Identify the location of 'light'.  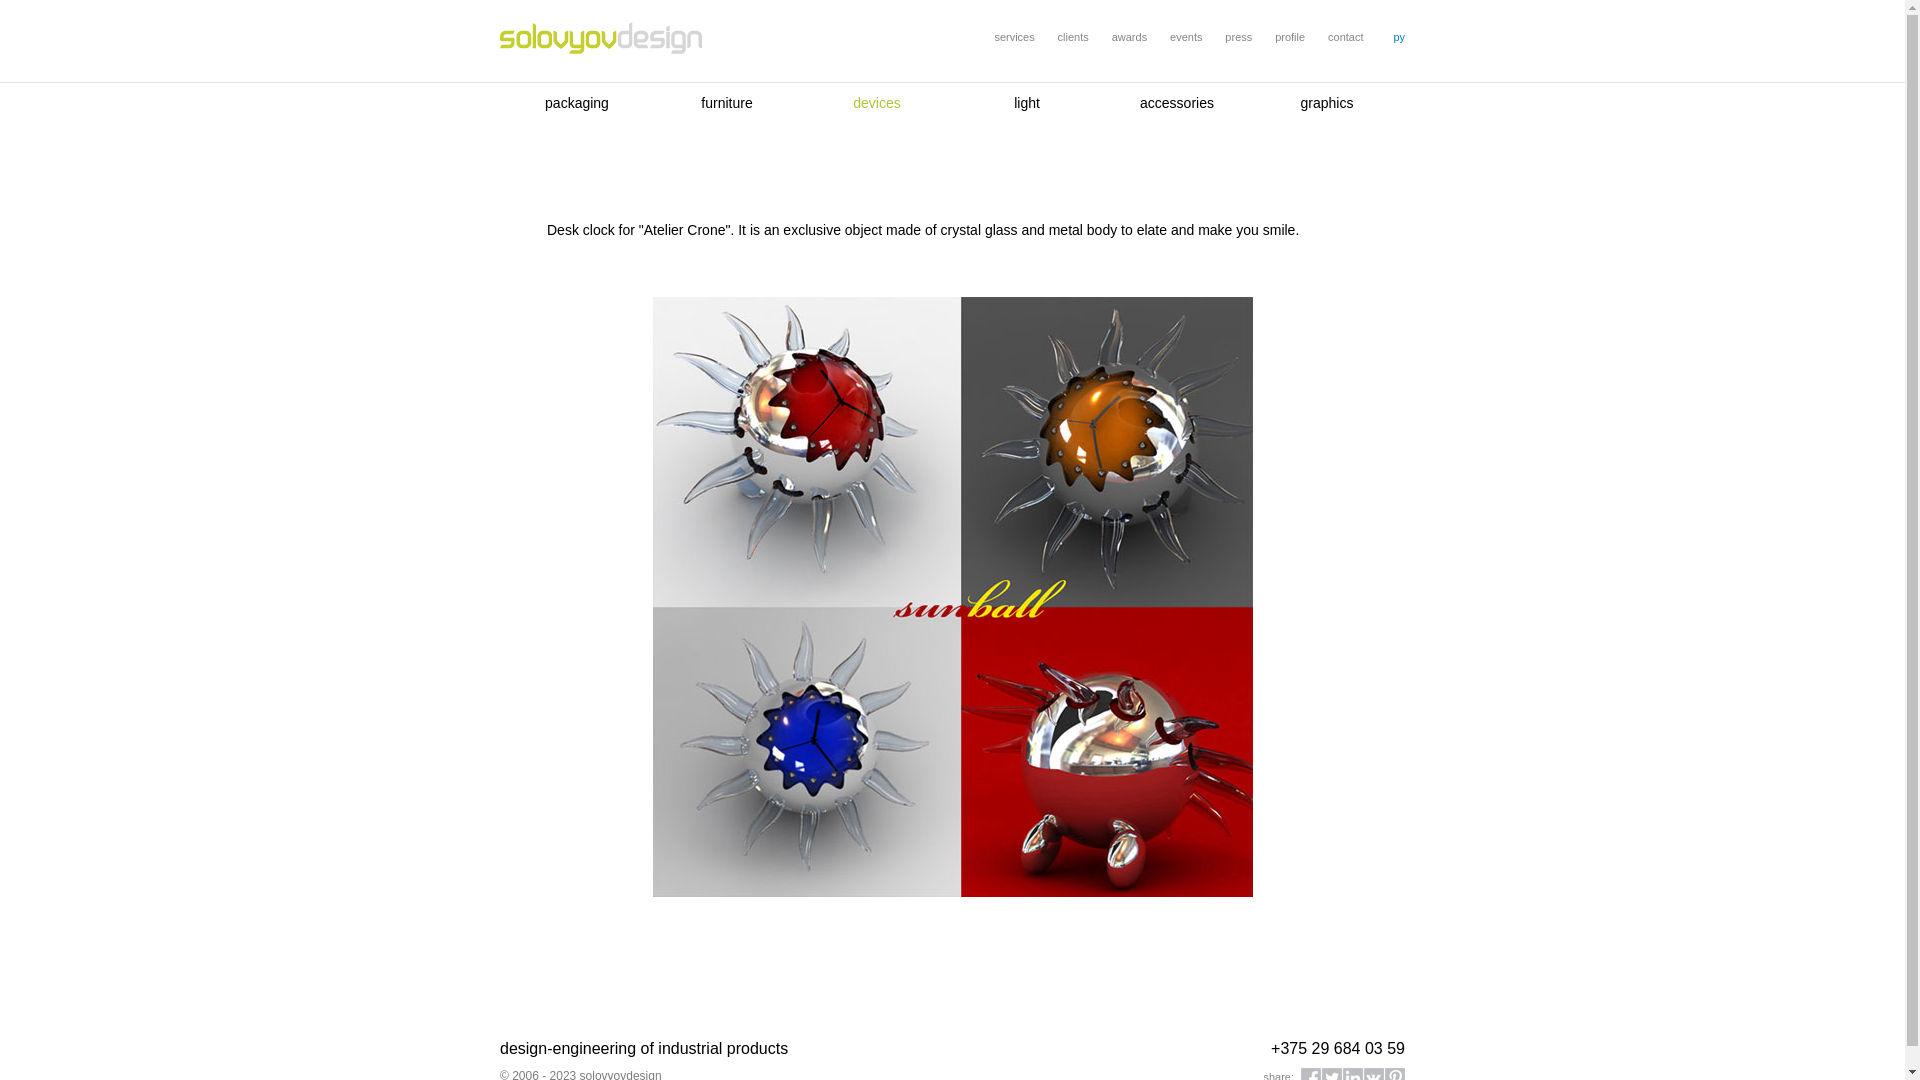
(1027, 103).